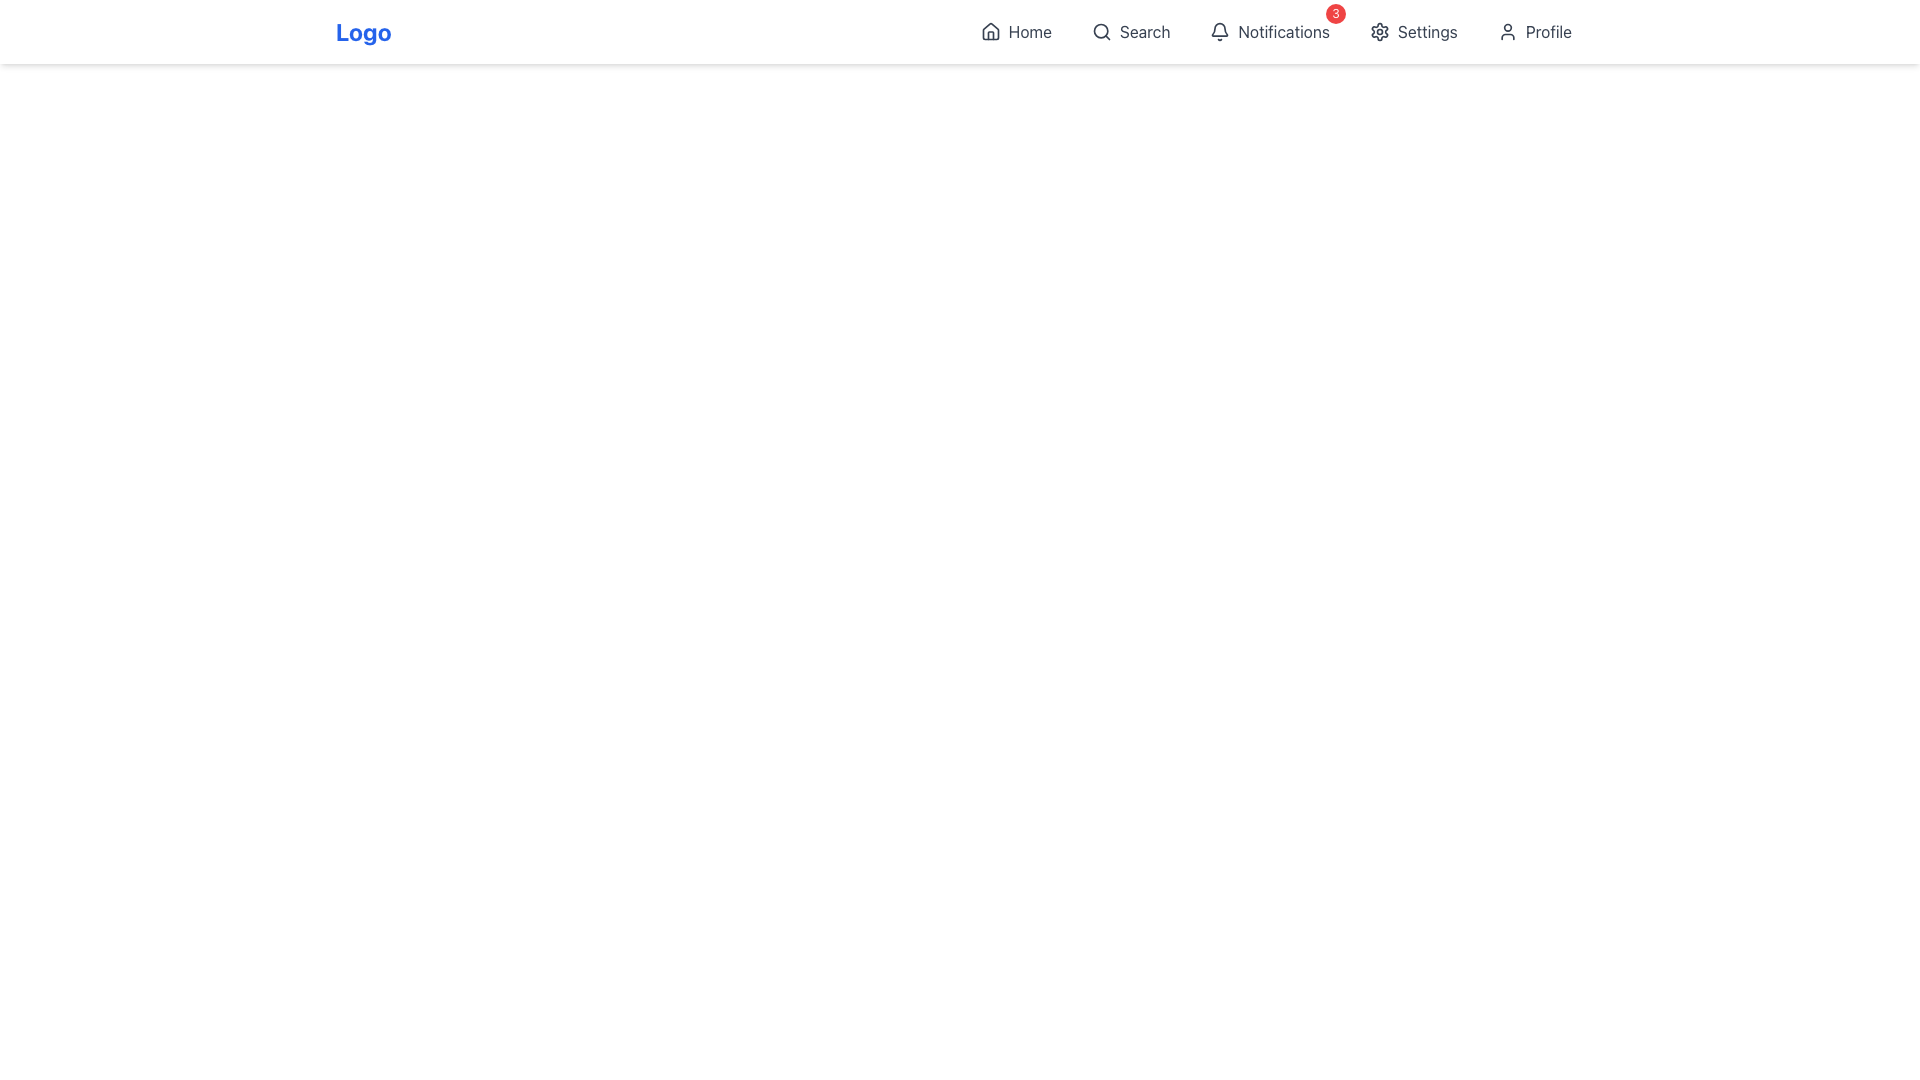 Image resolution: width=1920 pixels, height=1080 pixels. Describe the element at coordinates (990, 31) in the screenshot. I see `the Home icon in the navigation bar, which is a stylized house structure with a triangular roof and arched entrance` at that location.